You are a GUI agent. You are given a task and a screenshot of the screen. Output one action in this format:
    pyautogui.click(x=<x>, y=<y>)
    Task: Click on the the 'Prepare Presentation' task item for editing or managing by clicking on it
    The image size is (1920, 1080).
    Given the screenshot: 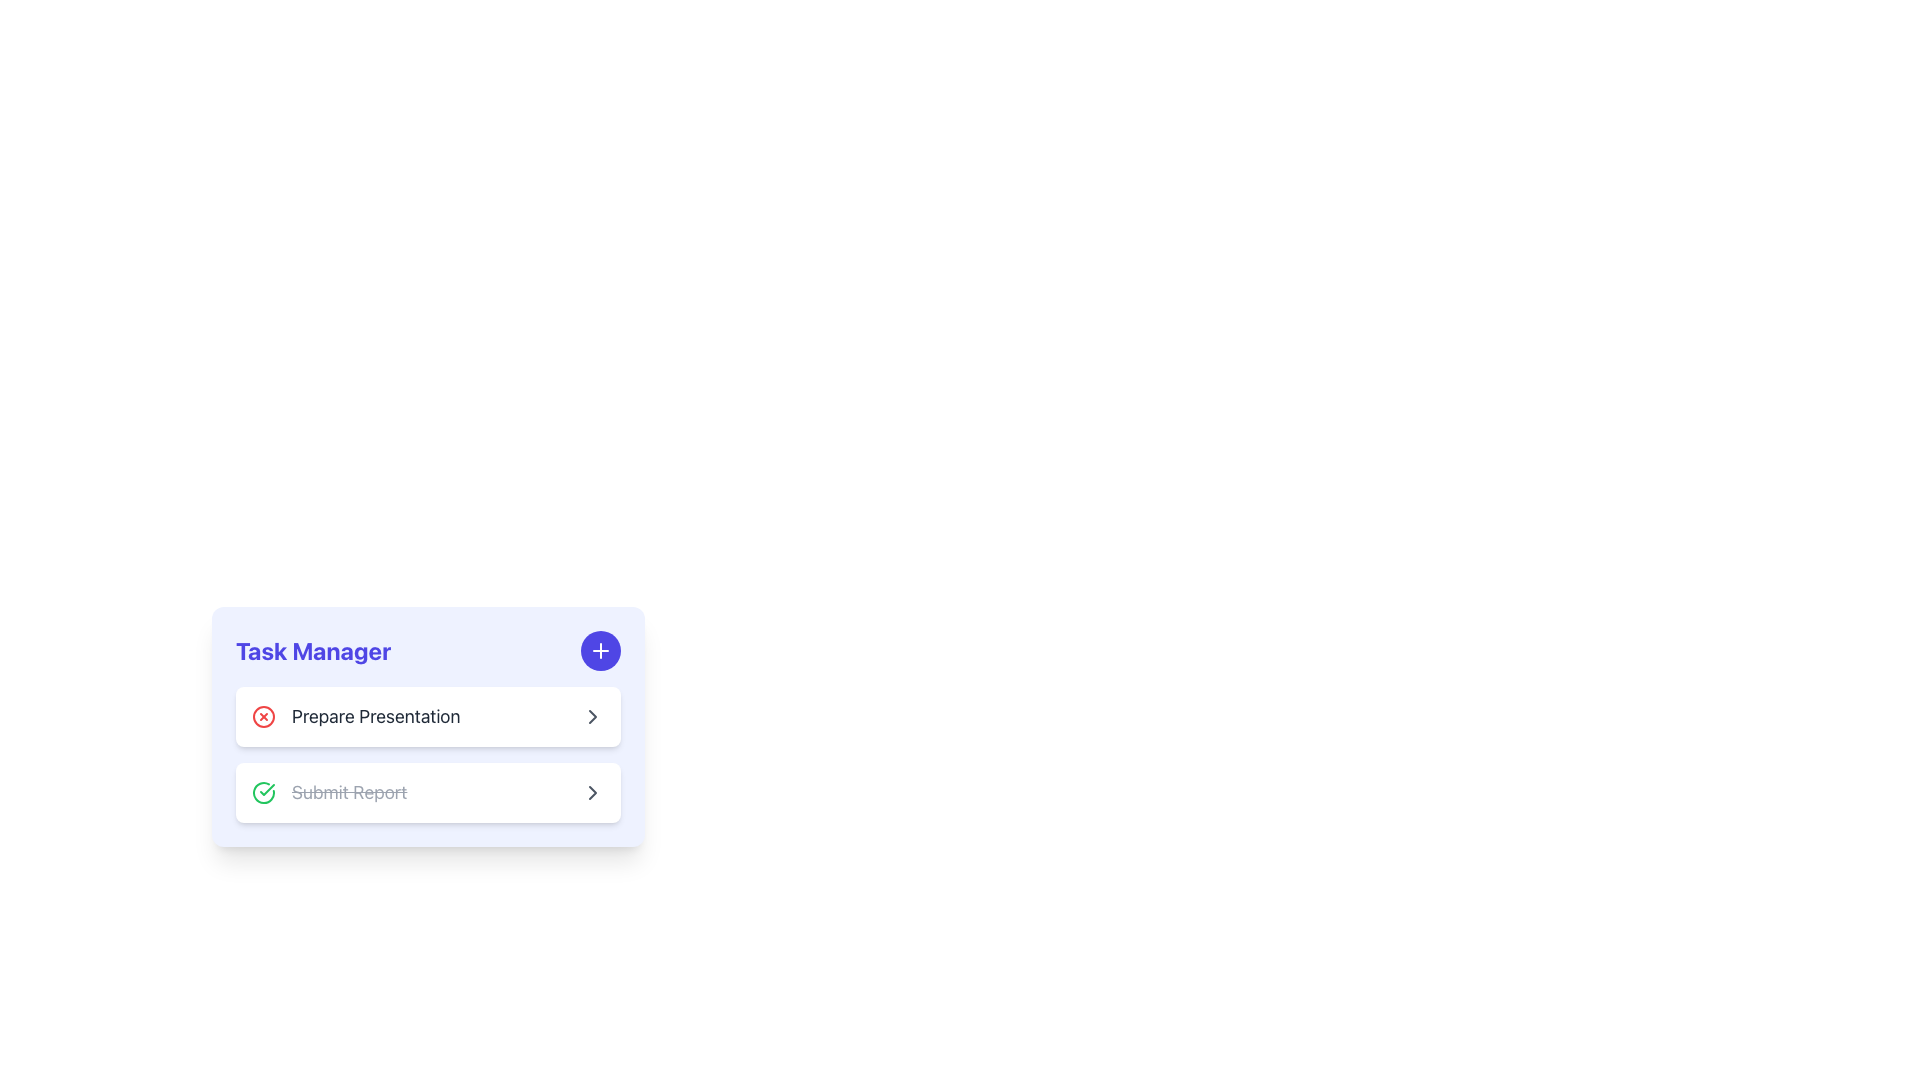 What is the action you would take?
    pyautogui.click(x=356, y=716)
    